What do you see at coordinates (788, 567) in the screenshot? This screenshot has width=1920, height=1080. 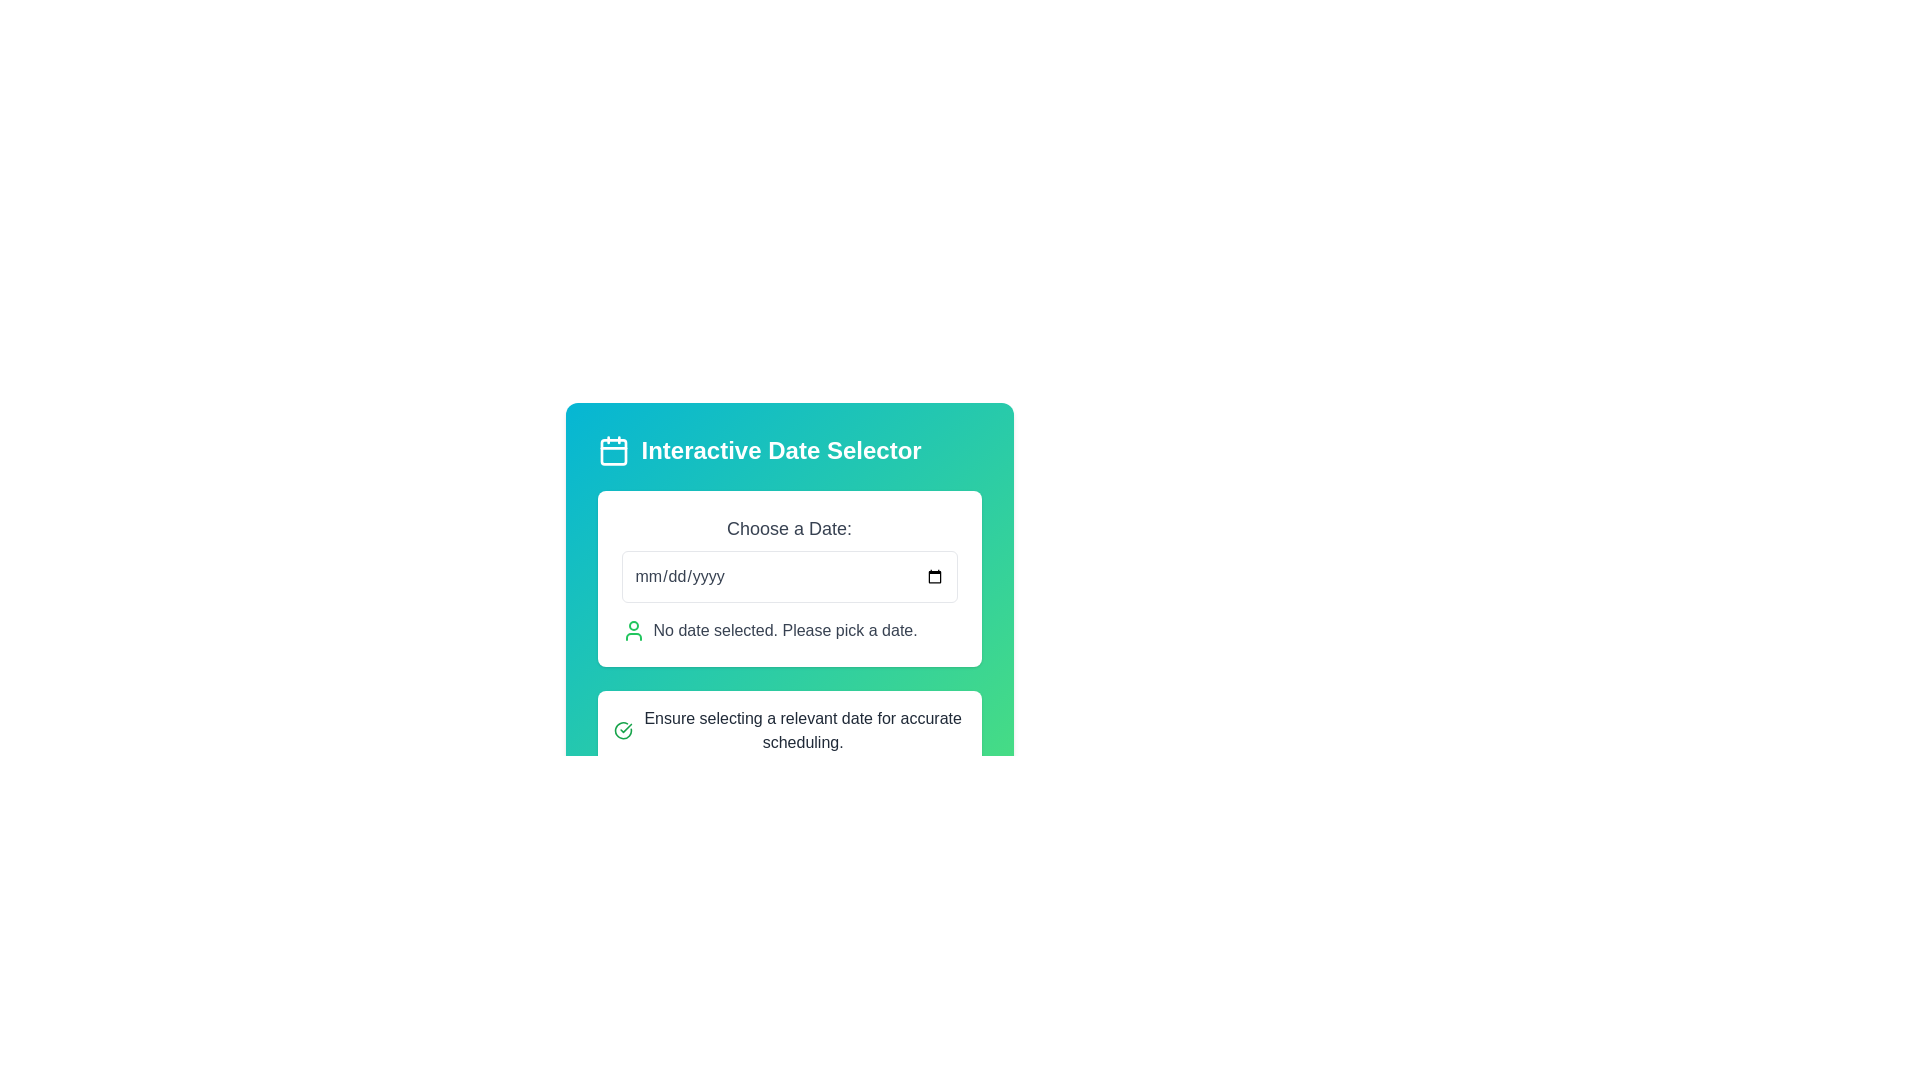 I see `the Date input field inside the 'Interactive Date Selector' modal for manual date entry` at bounding box center [788, 567].